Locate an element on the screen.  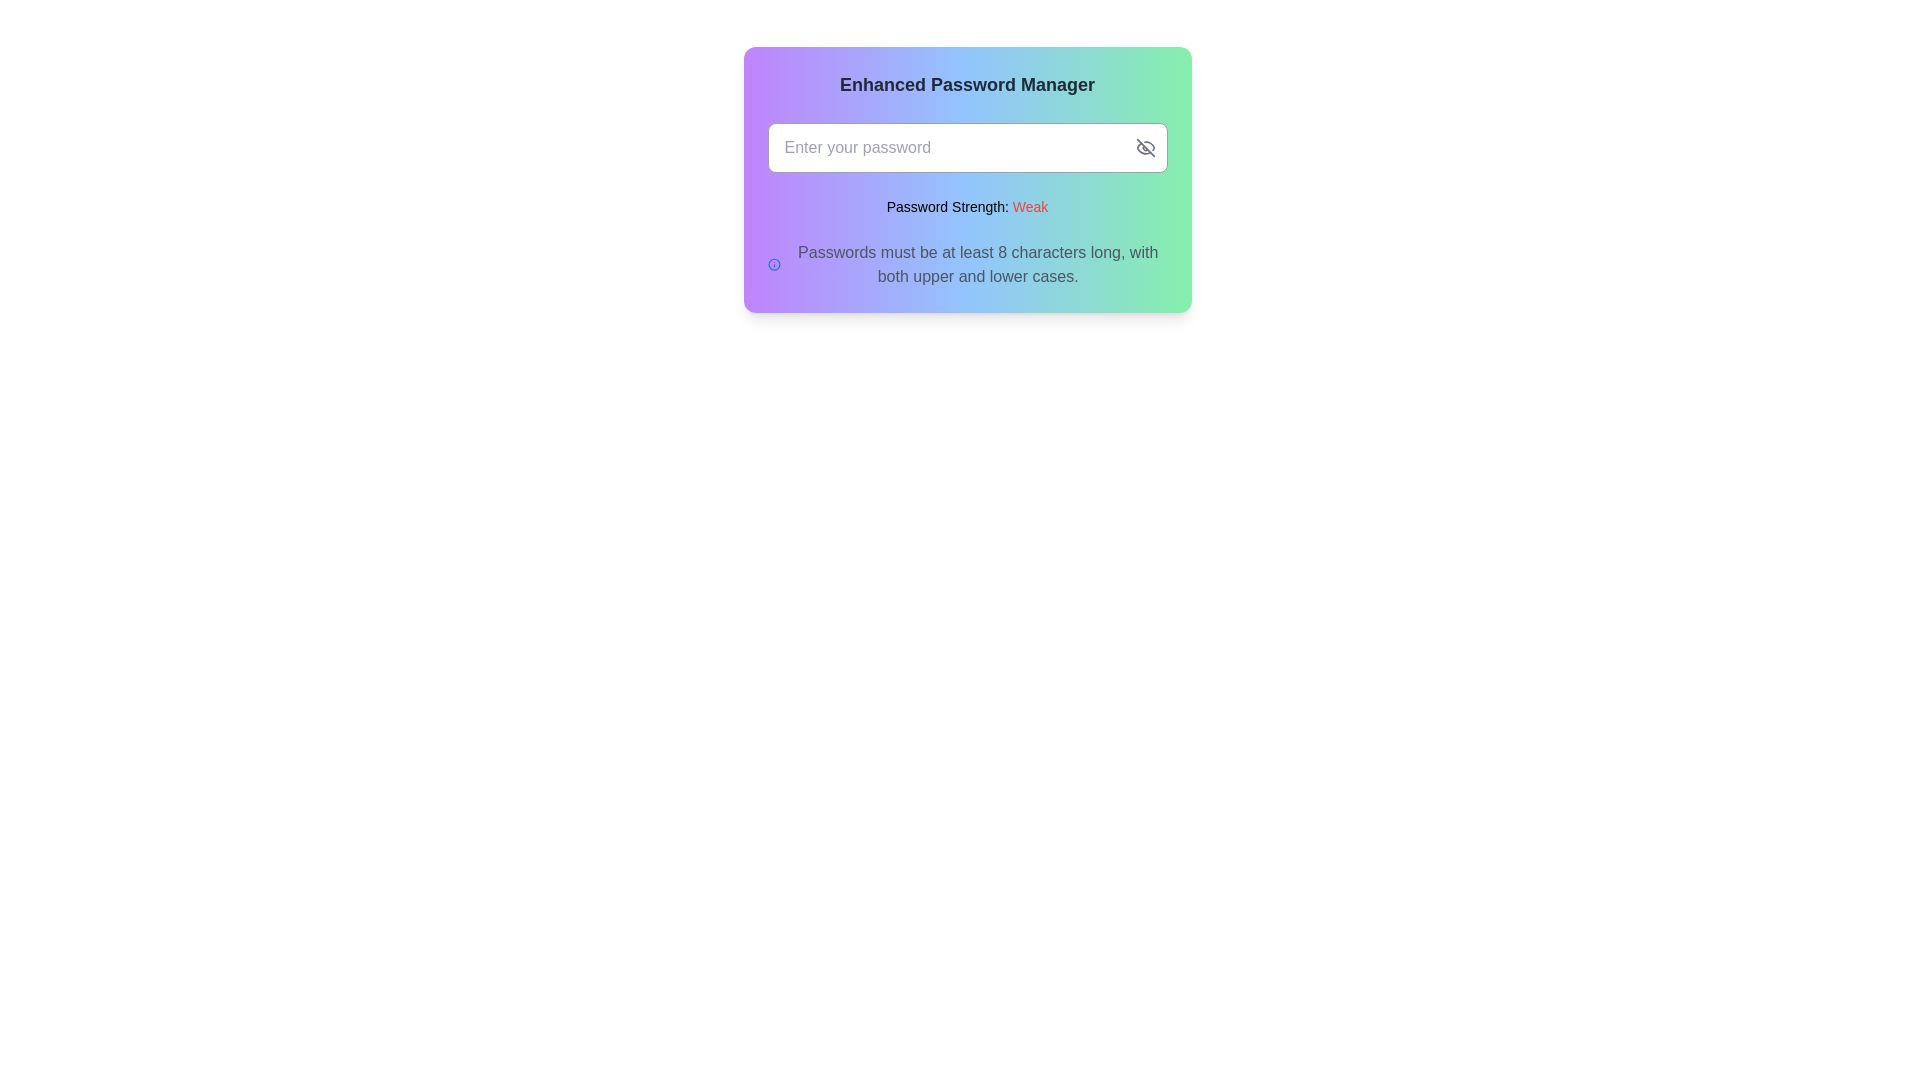
the toggle button for password visibility located at the far right end of the password input field within the 'Enhanced Password Manager' card to switch between showing and hiding the entered password is located at coordinates (1145, 146).